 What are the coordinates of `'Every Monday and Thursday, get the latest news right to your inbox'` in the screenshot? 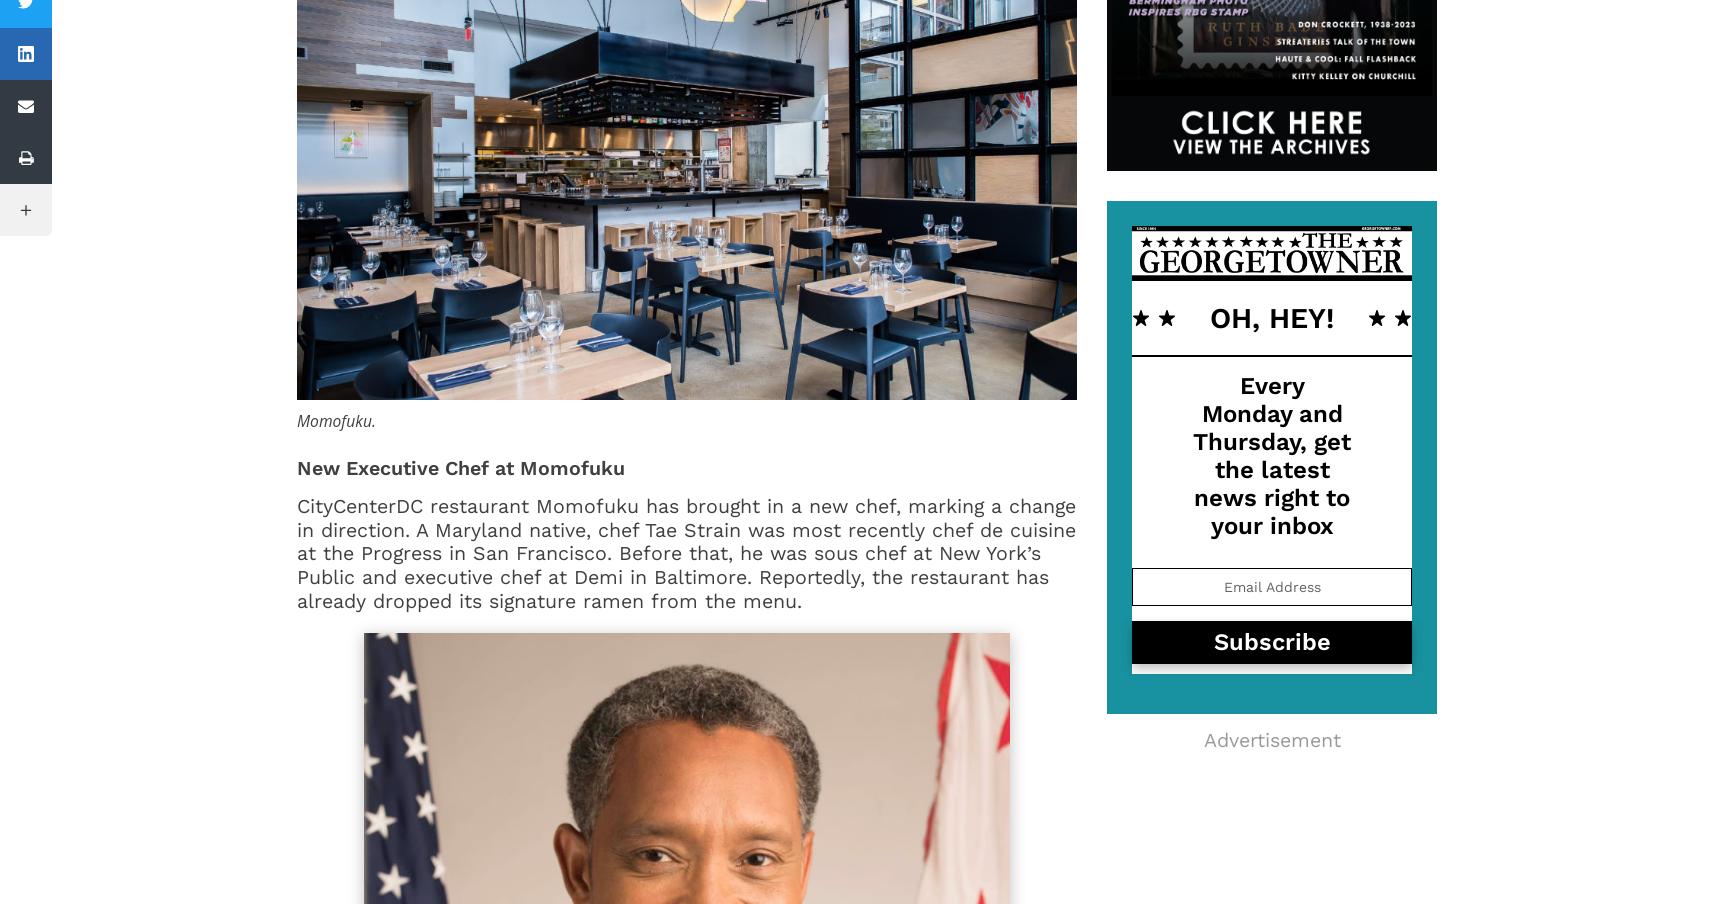 It's located at (1272, 453).